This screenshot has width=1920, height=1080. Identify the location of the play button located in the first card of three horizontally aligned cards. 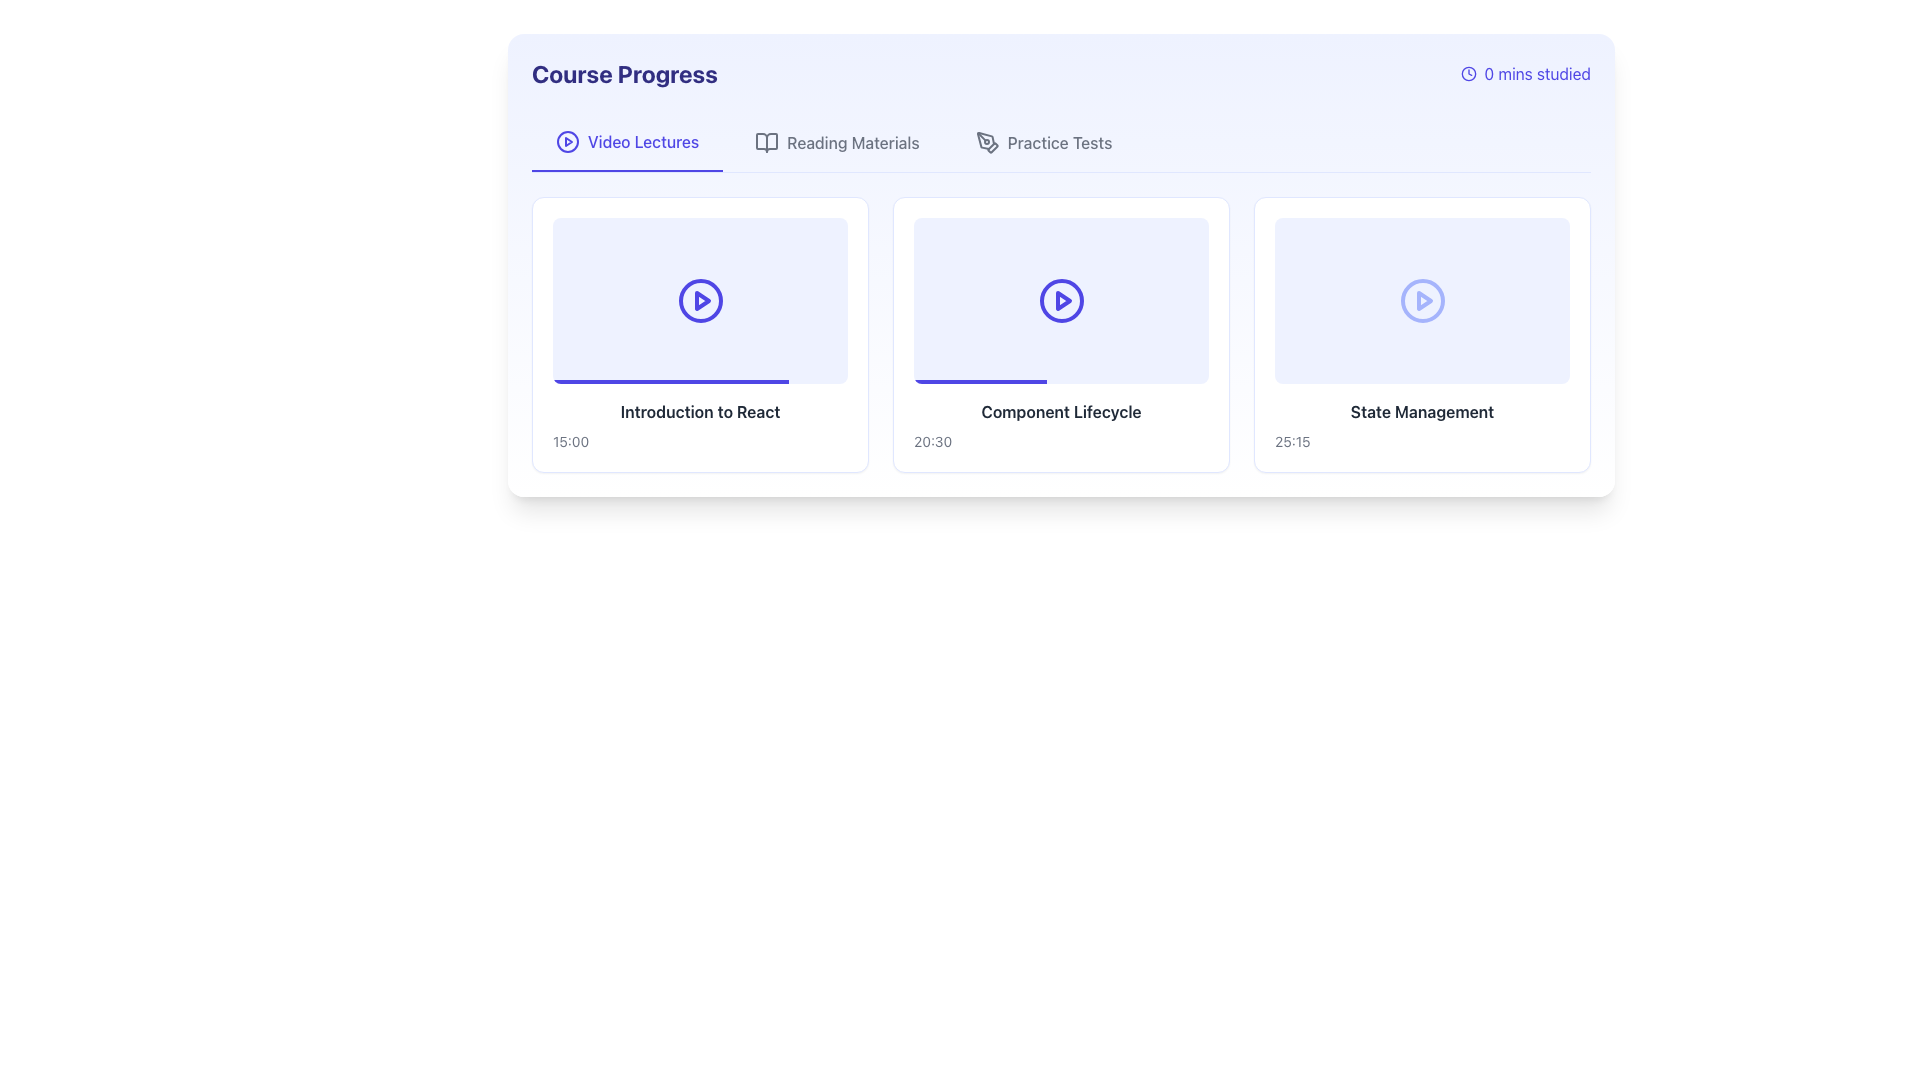
(700, 300).